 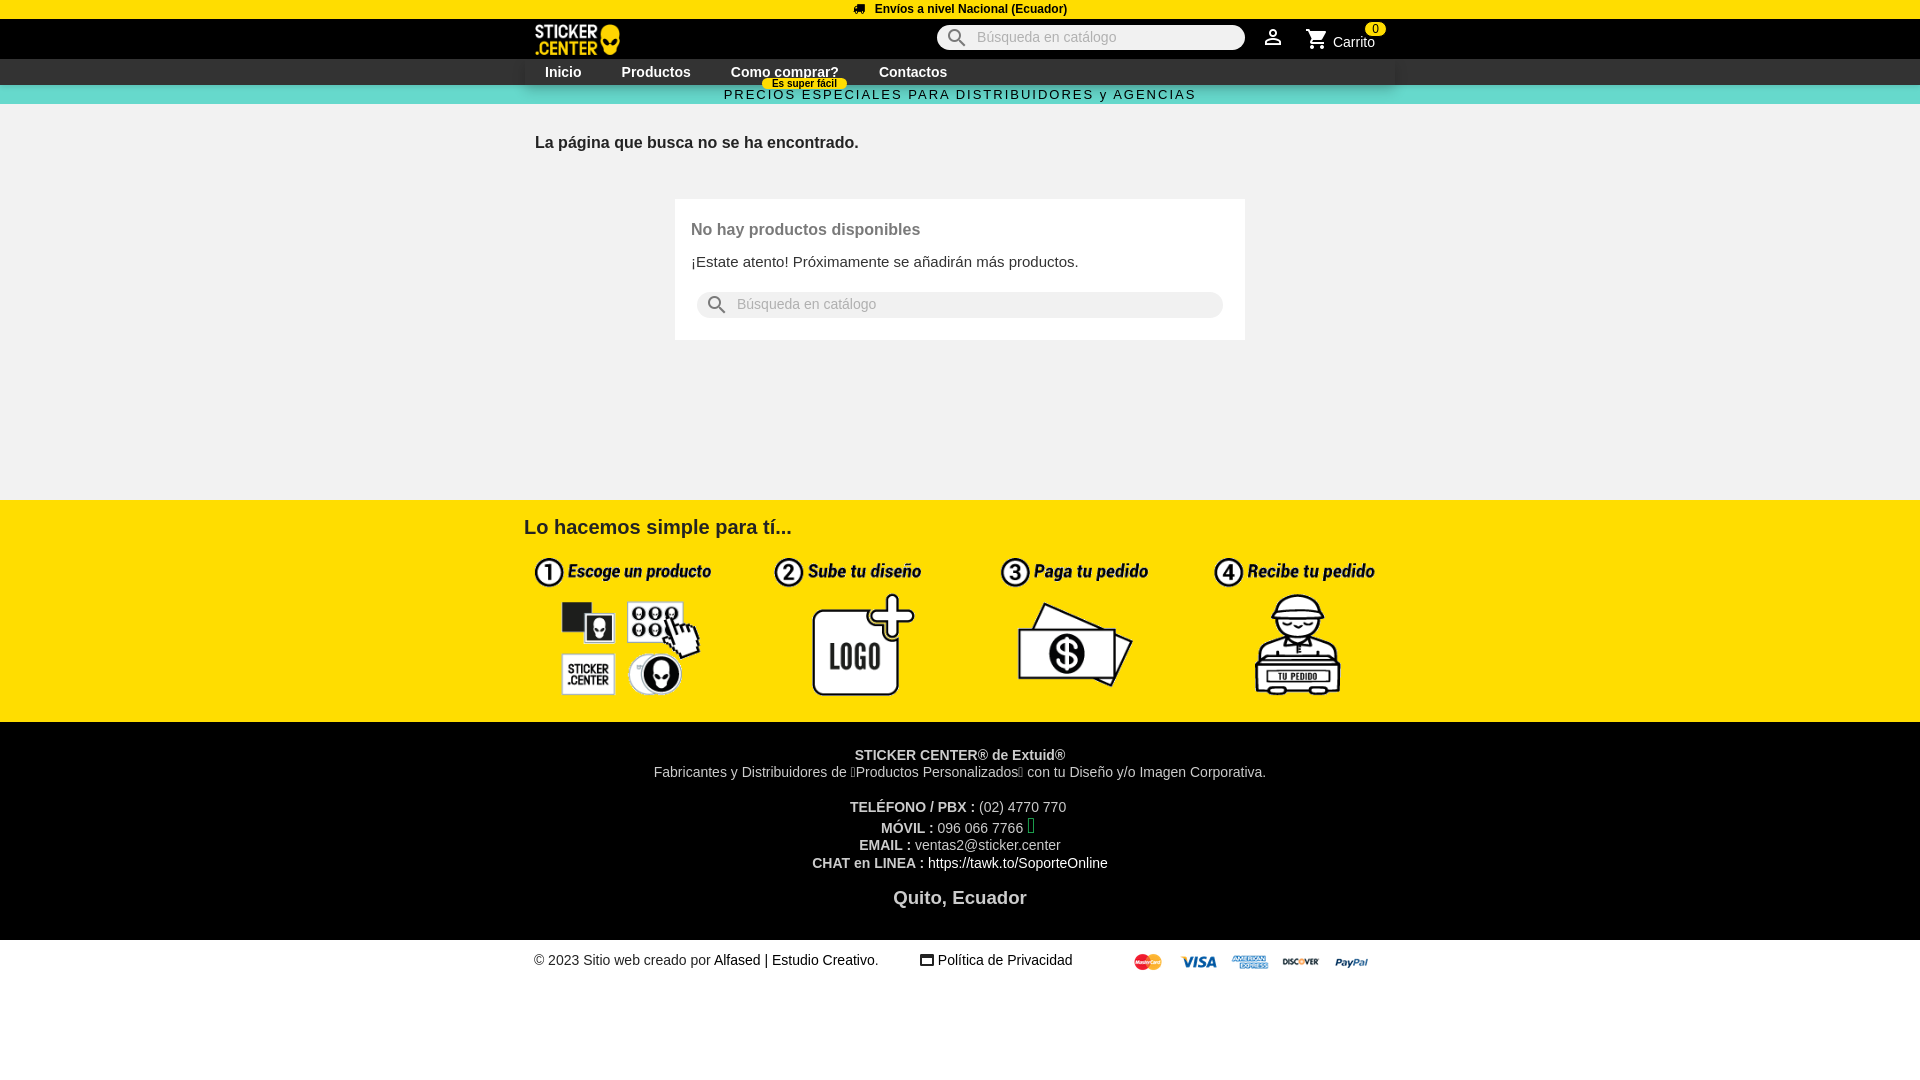 What do you see at coordinates (600, 71) in the screenshot?
I see `'Productos'` at bounding box center [600, 71].